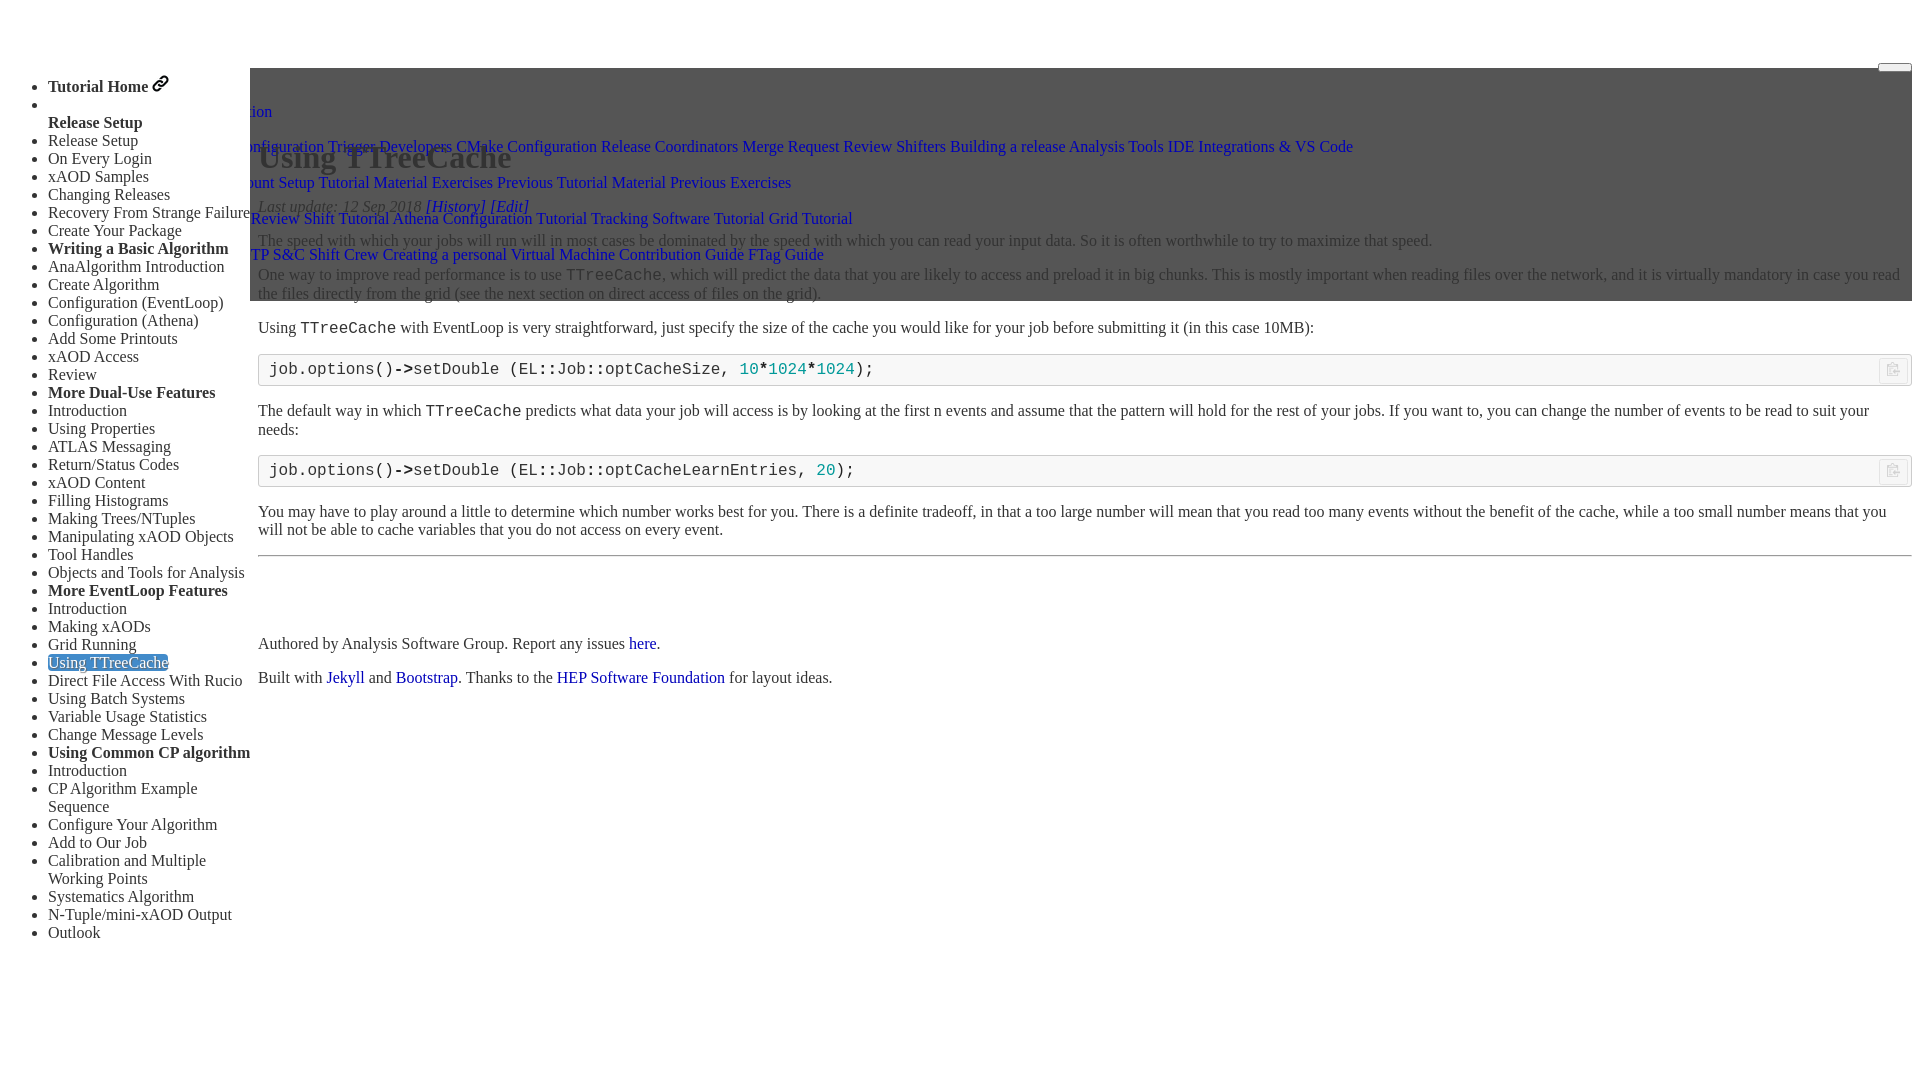  I want to click on 'Previous Exercises', so click(729, 182).